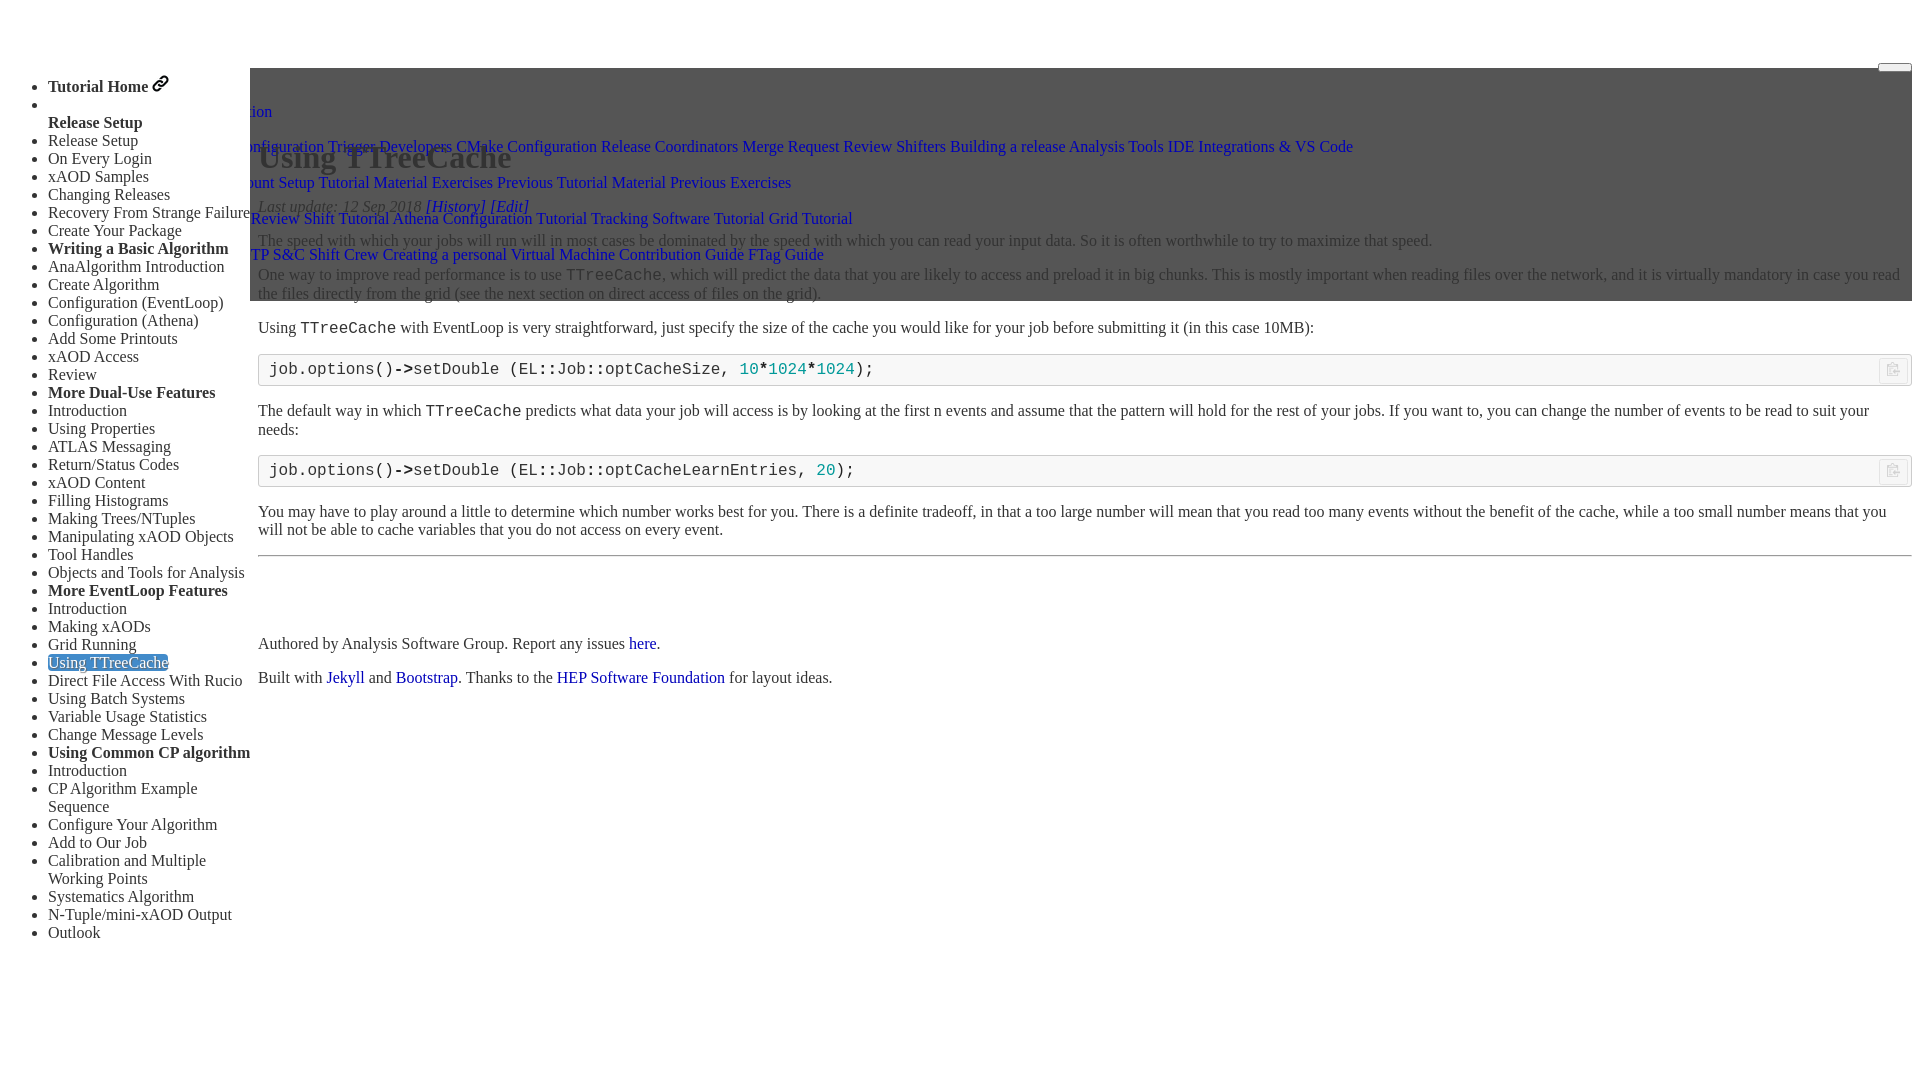  I want to click on 'Previous Exercises', so click(729, 182).